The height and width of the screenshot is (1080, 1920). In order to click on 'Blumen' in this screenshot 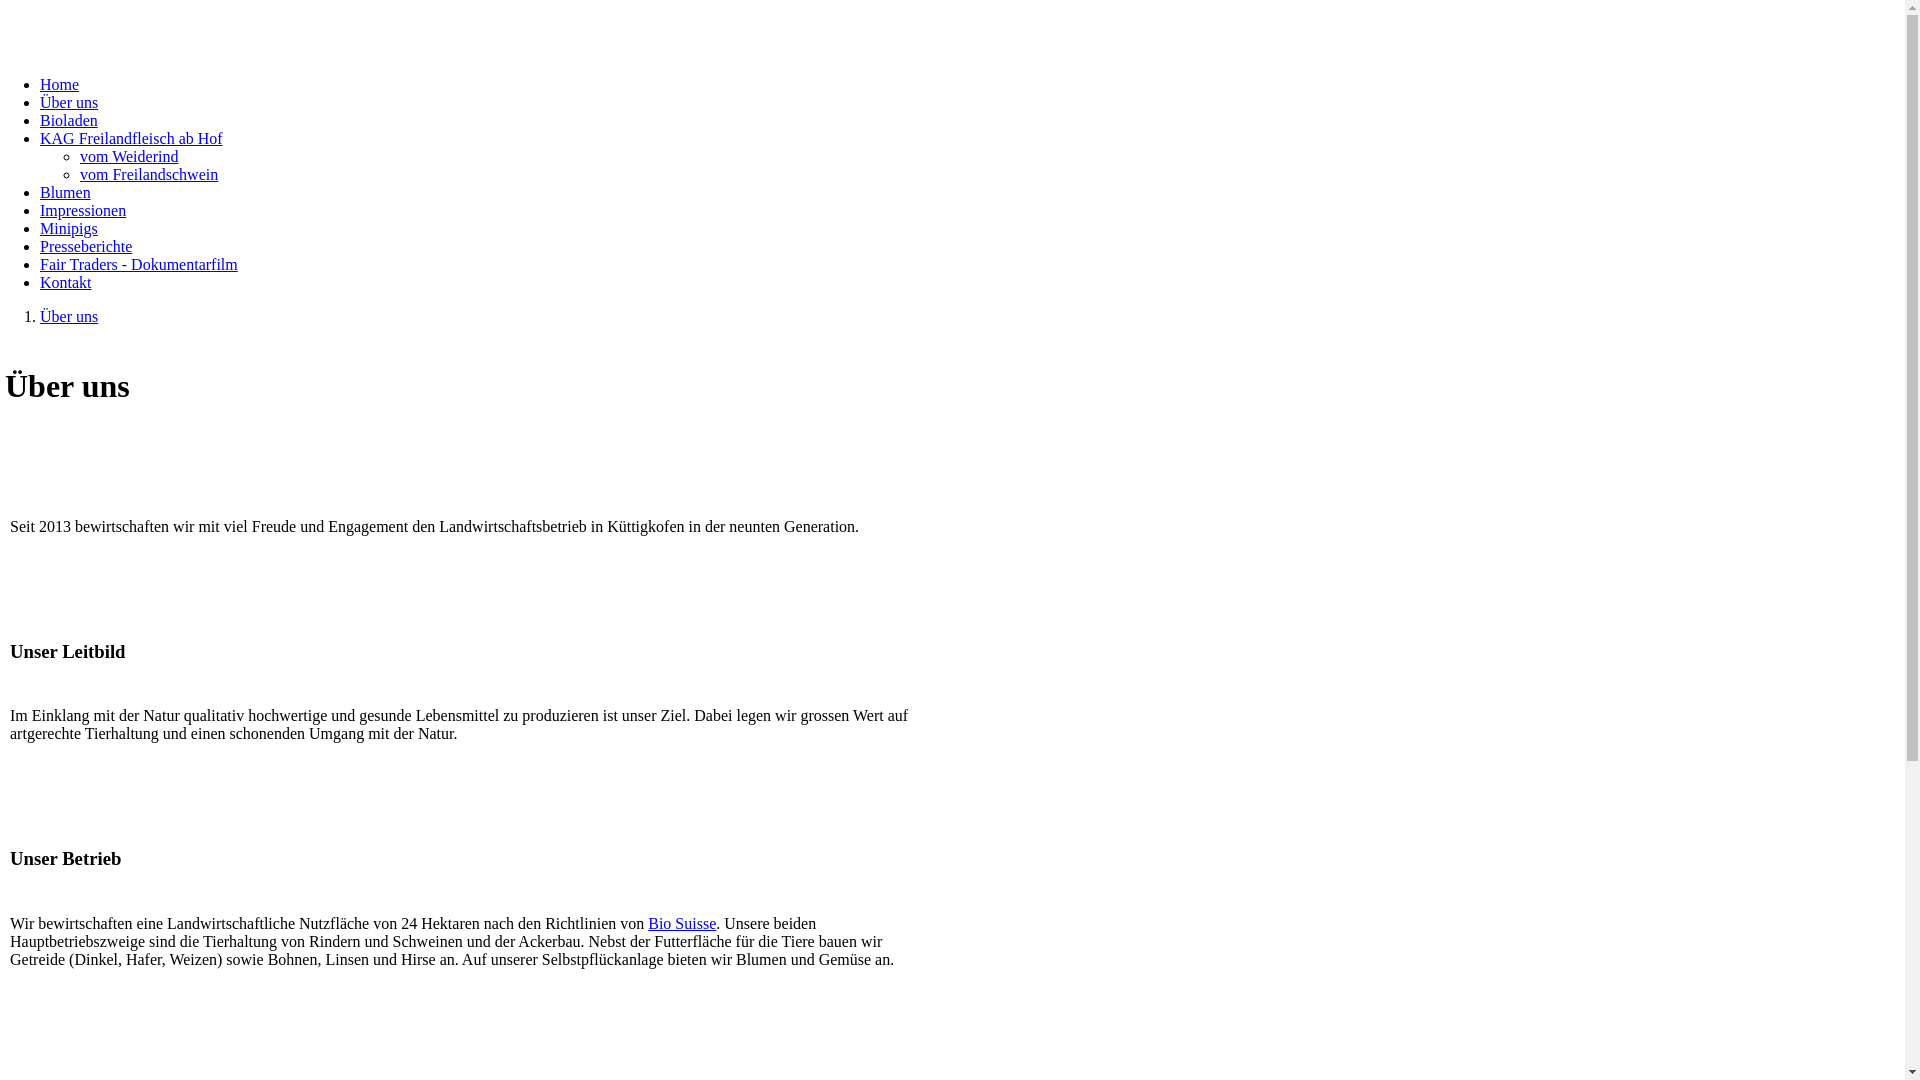, I will do `click(65, 192)`.